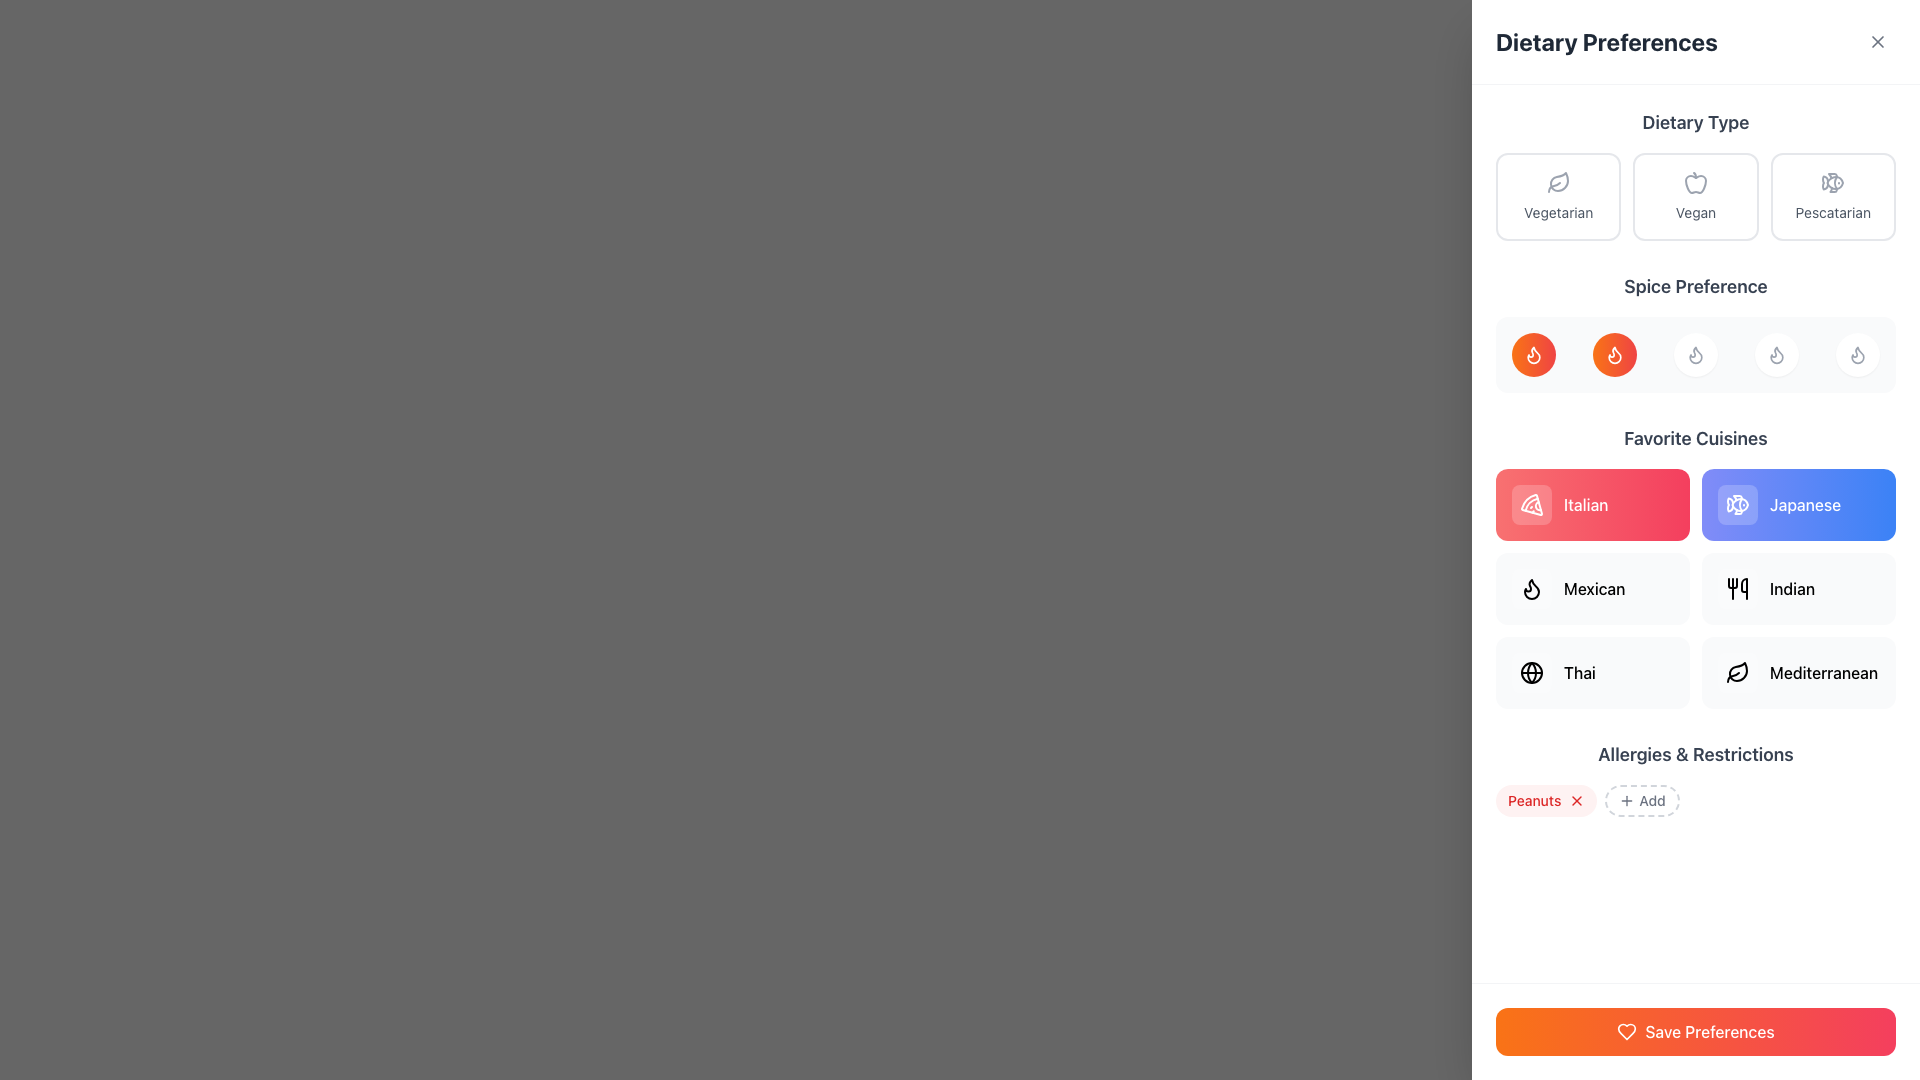 The image size is (1920, 1080). I want to click on the first flame-themed icon in the 'Spice Preference' section, so click(1533, 353).